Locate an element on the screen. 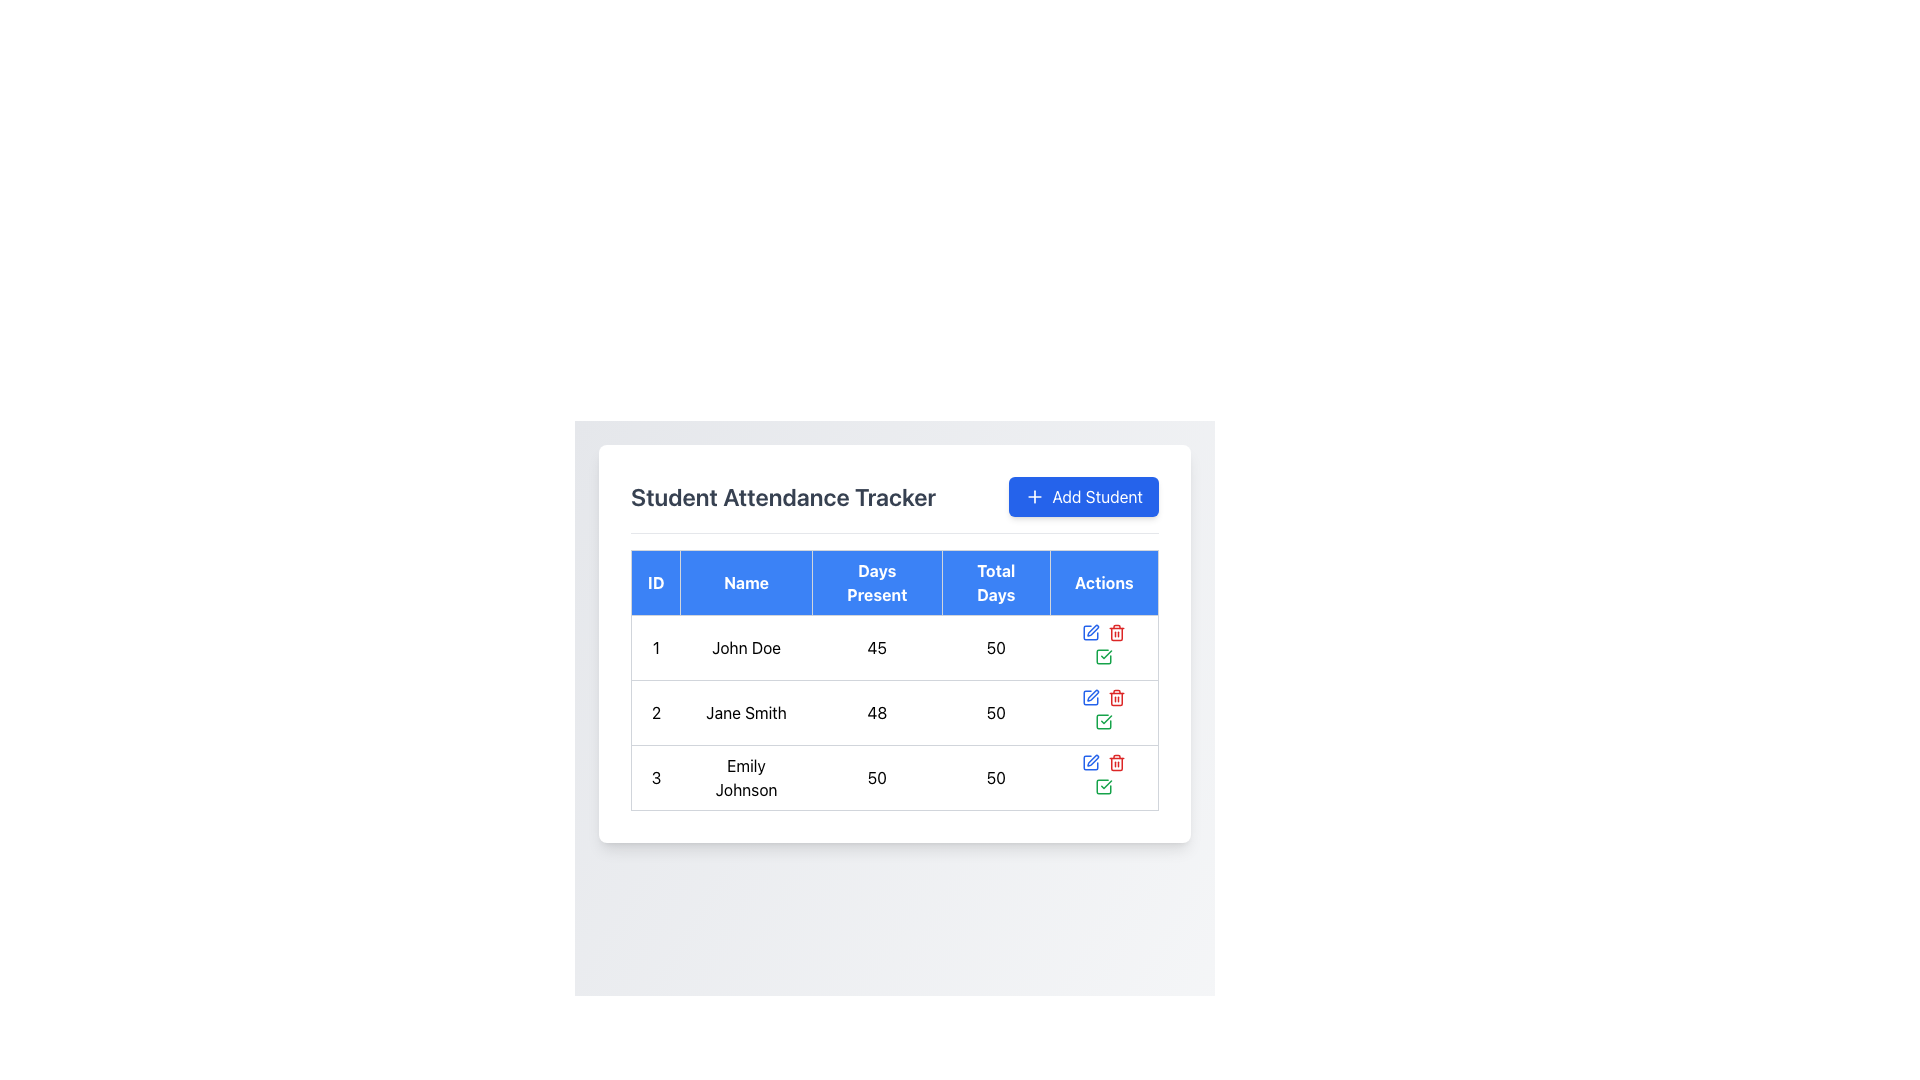 The height and width of the screenshot is (1080, 1920). the second row of the attendance table representing the student Jane Smith, which includes her ID, name, days present, total days, and action icons is located at coordinates (893, 712).